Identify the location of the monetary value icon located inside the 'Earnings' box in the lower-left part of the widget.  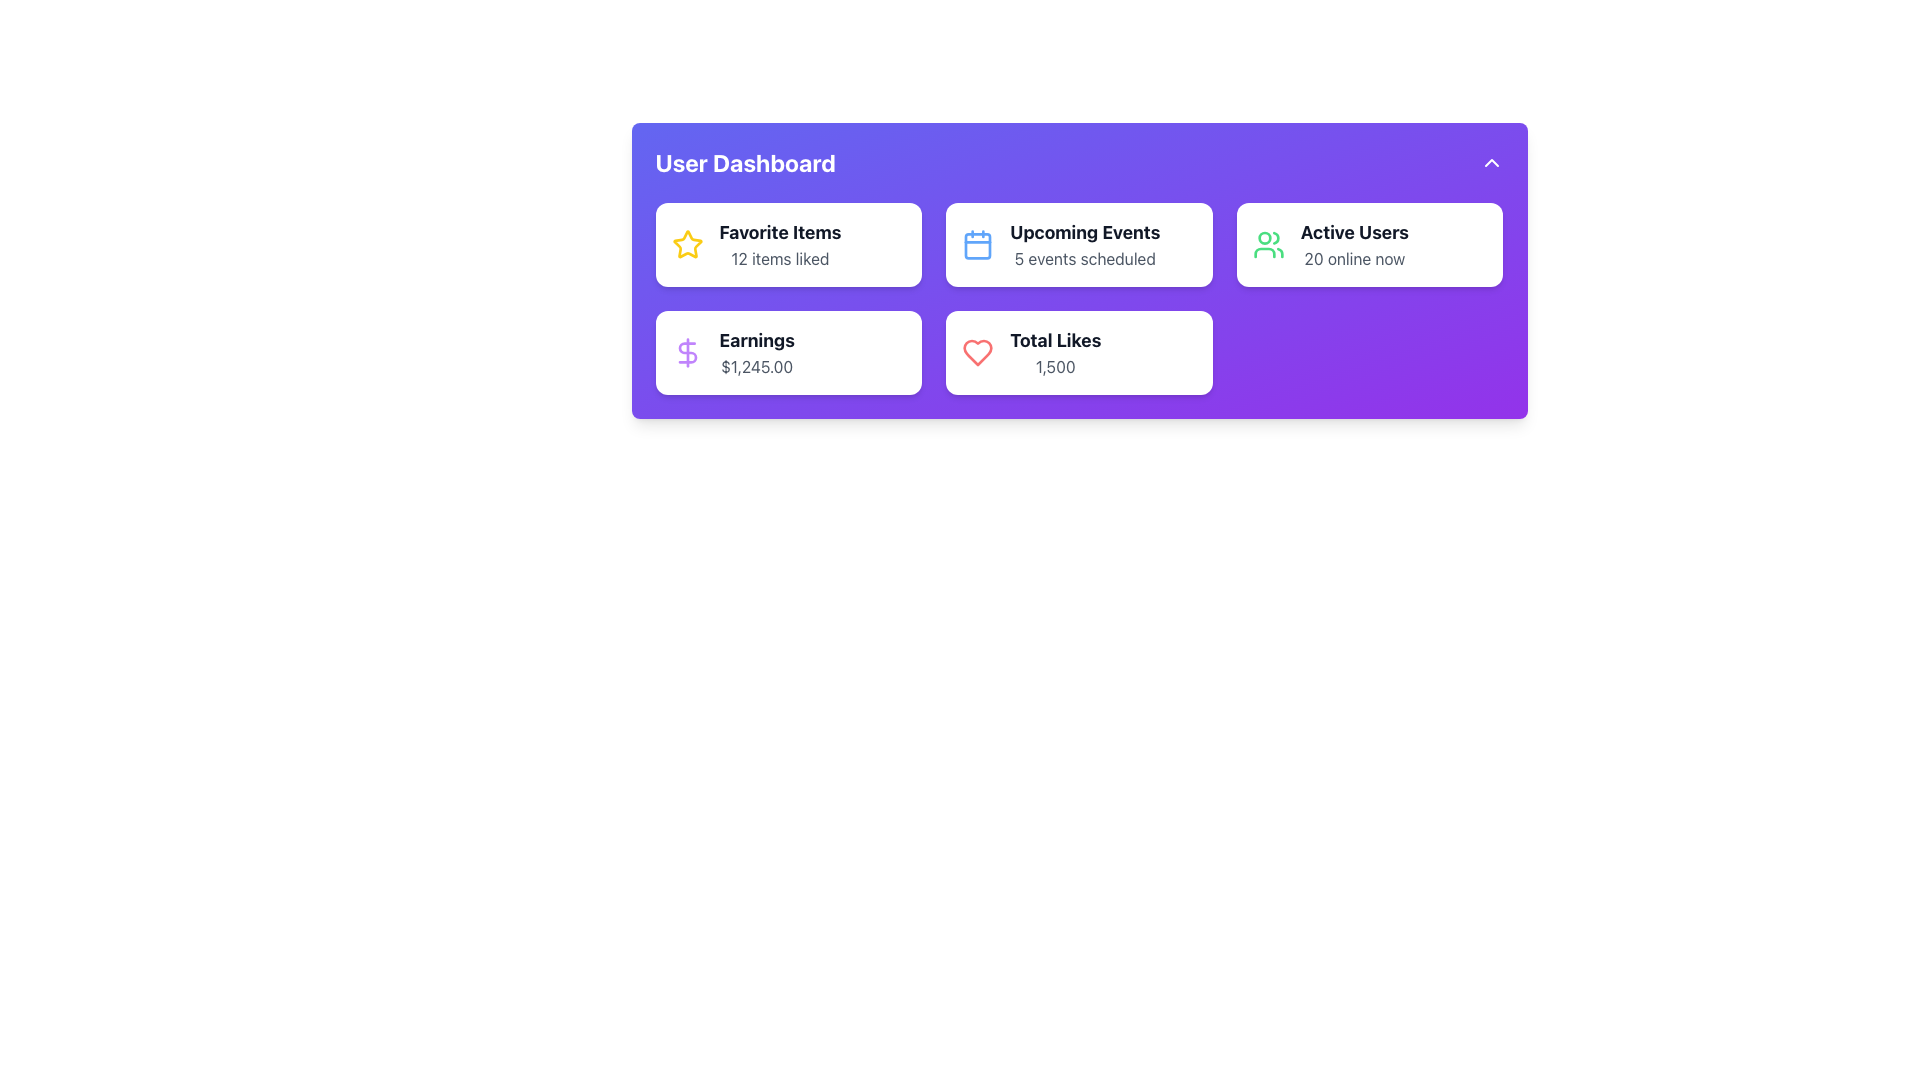
(687, 352).